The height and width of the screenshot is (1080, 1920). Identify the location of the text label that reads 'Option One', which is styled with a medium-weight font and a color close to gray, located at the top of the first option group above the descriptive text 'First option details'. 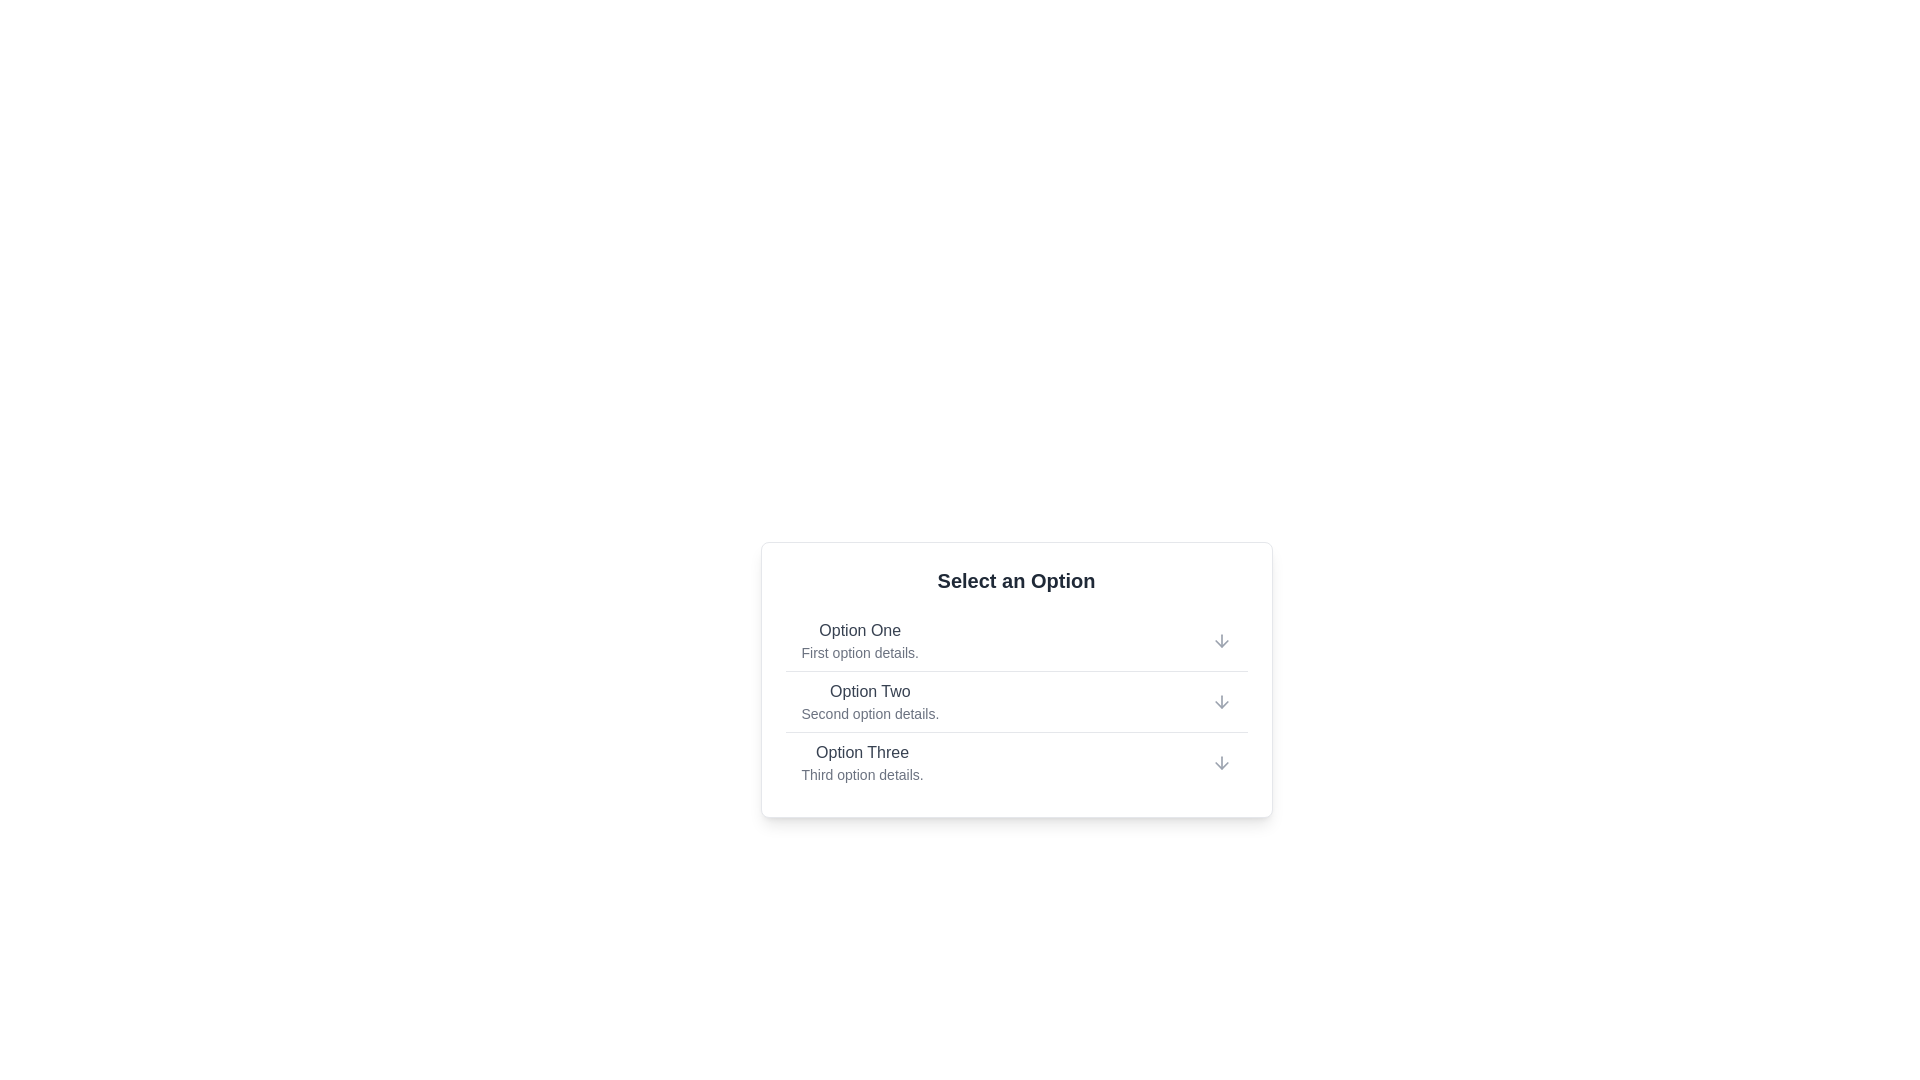
(860, 631).